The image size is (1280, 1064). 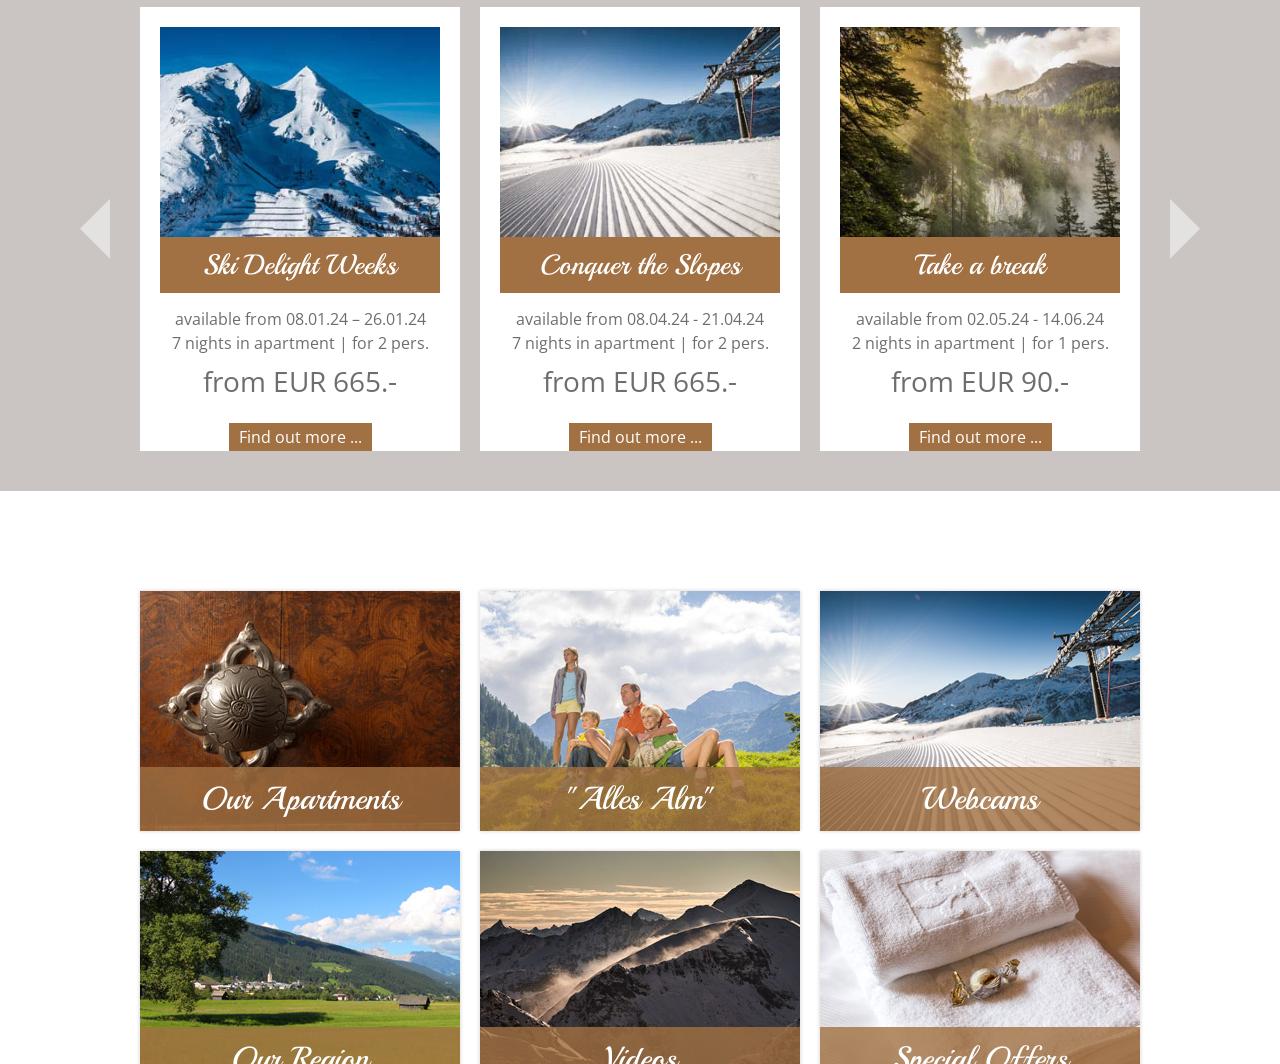 What do you see at coordinates (866, 381) in the screenshot?
I see `'from EUR 90.-'` at bounding box center [866, 381].